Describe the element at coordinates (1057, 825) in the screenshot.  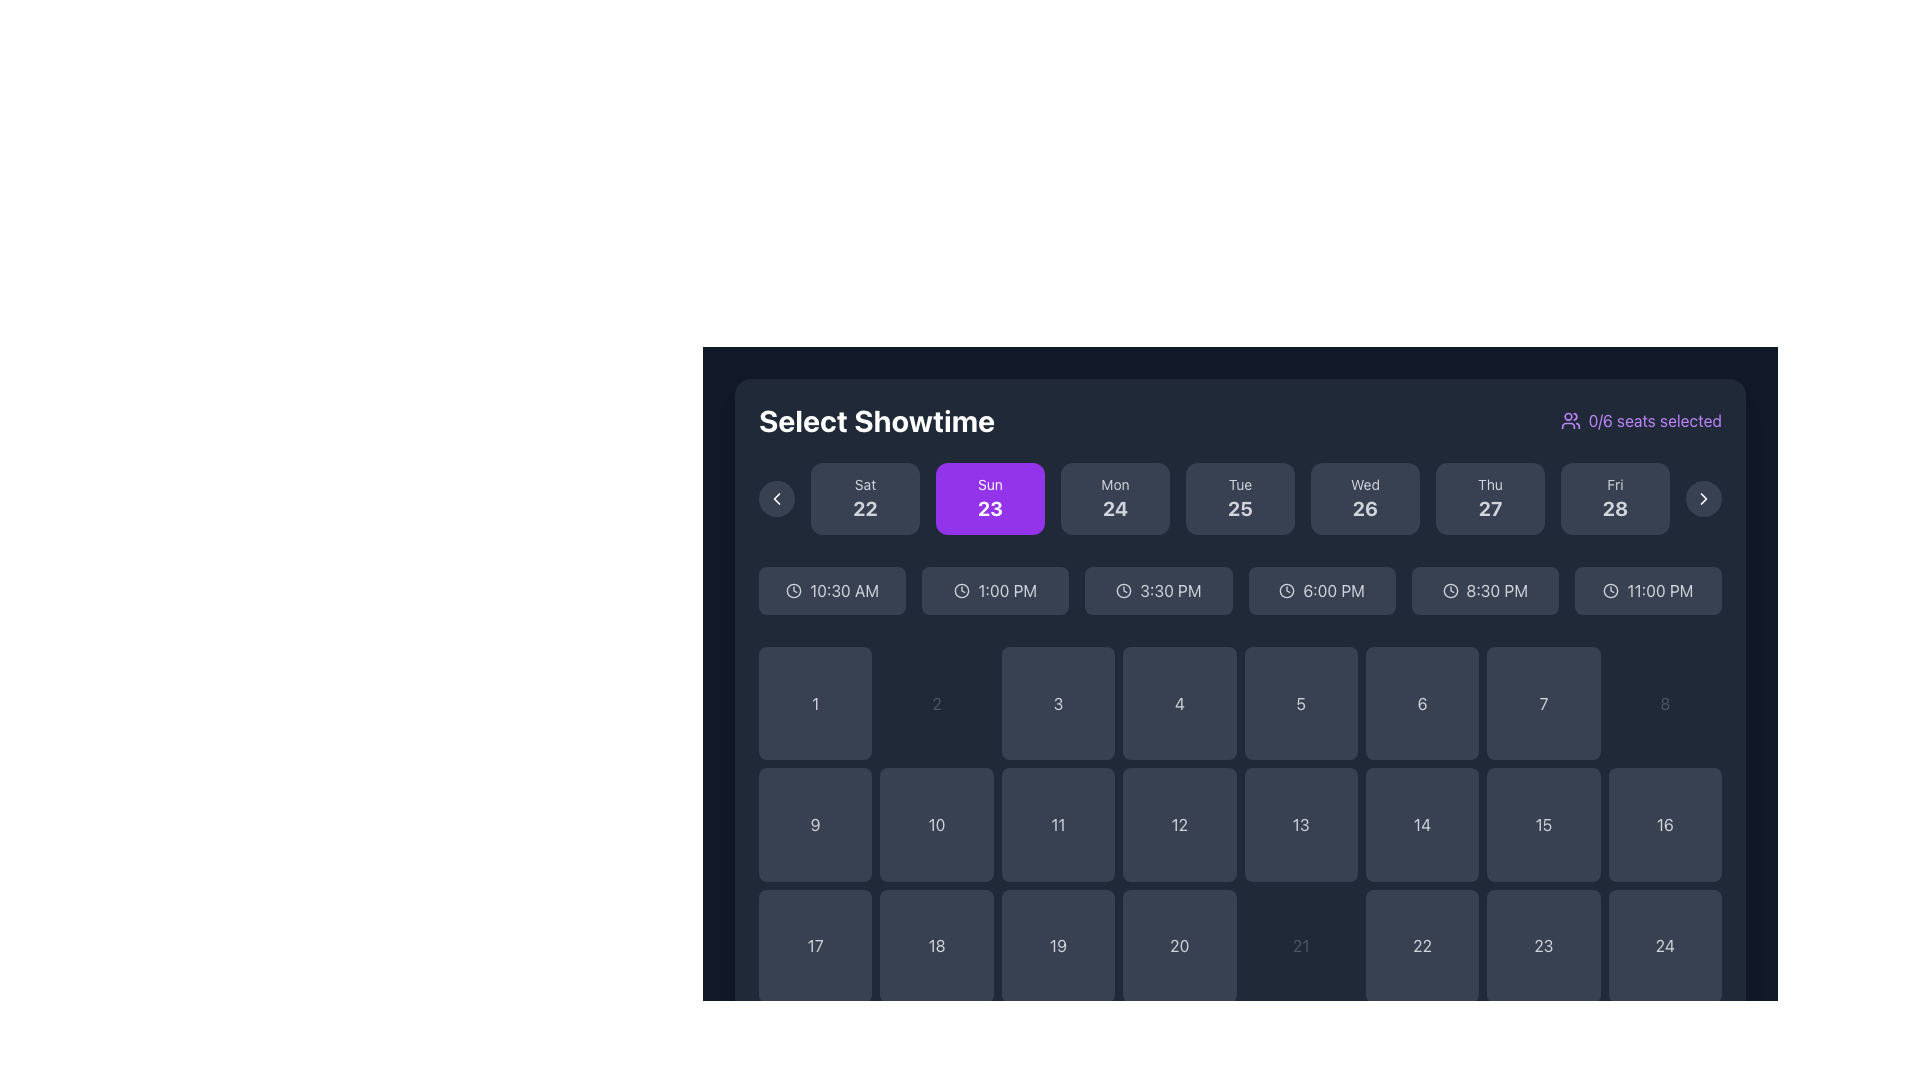
I see `the square button with rounded corners displaying the number '11'` at that location.